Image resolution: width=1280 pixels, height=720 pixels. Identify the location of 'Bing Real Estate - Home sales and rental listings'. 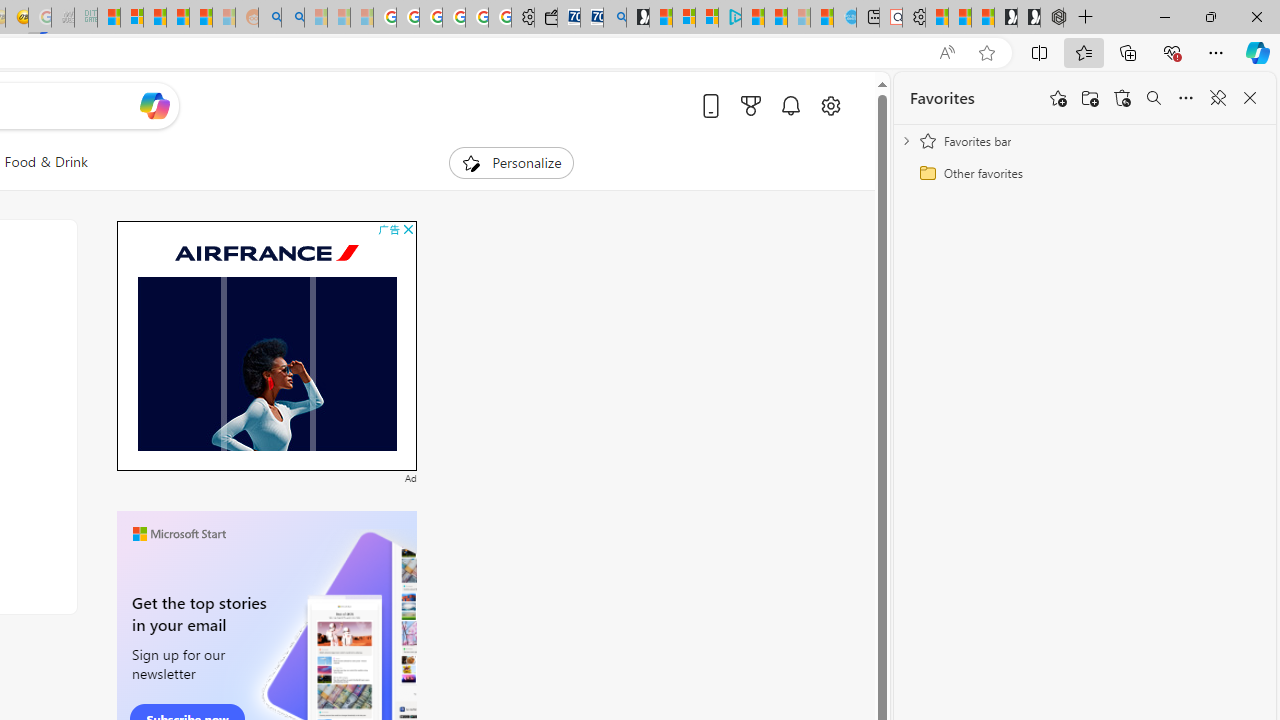
(614, 17).